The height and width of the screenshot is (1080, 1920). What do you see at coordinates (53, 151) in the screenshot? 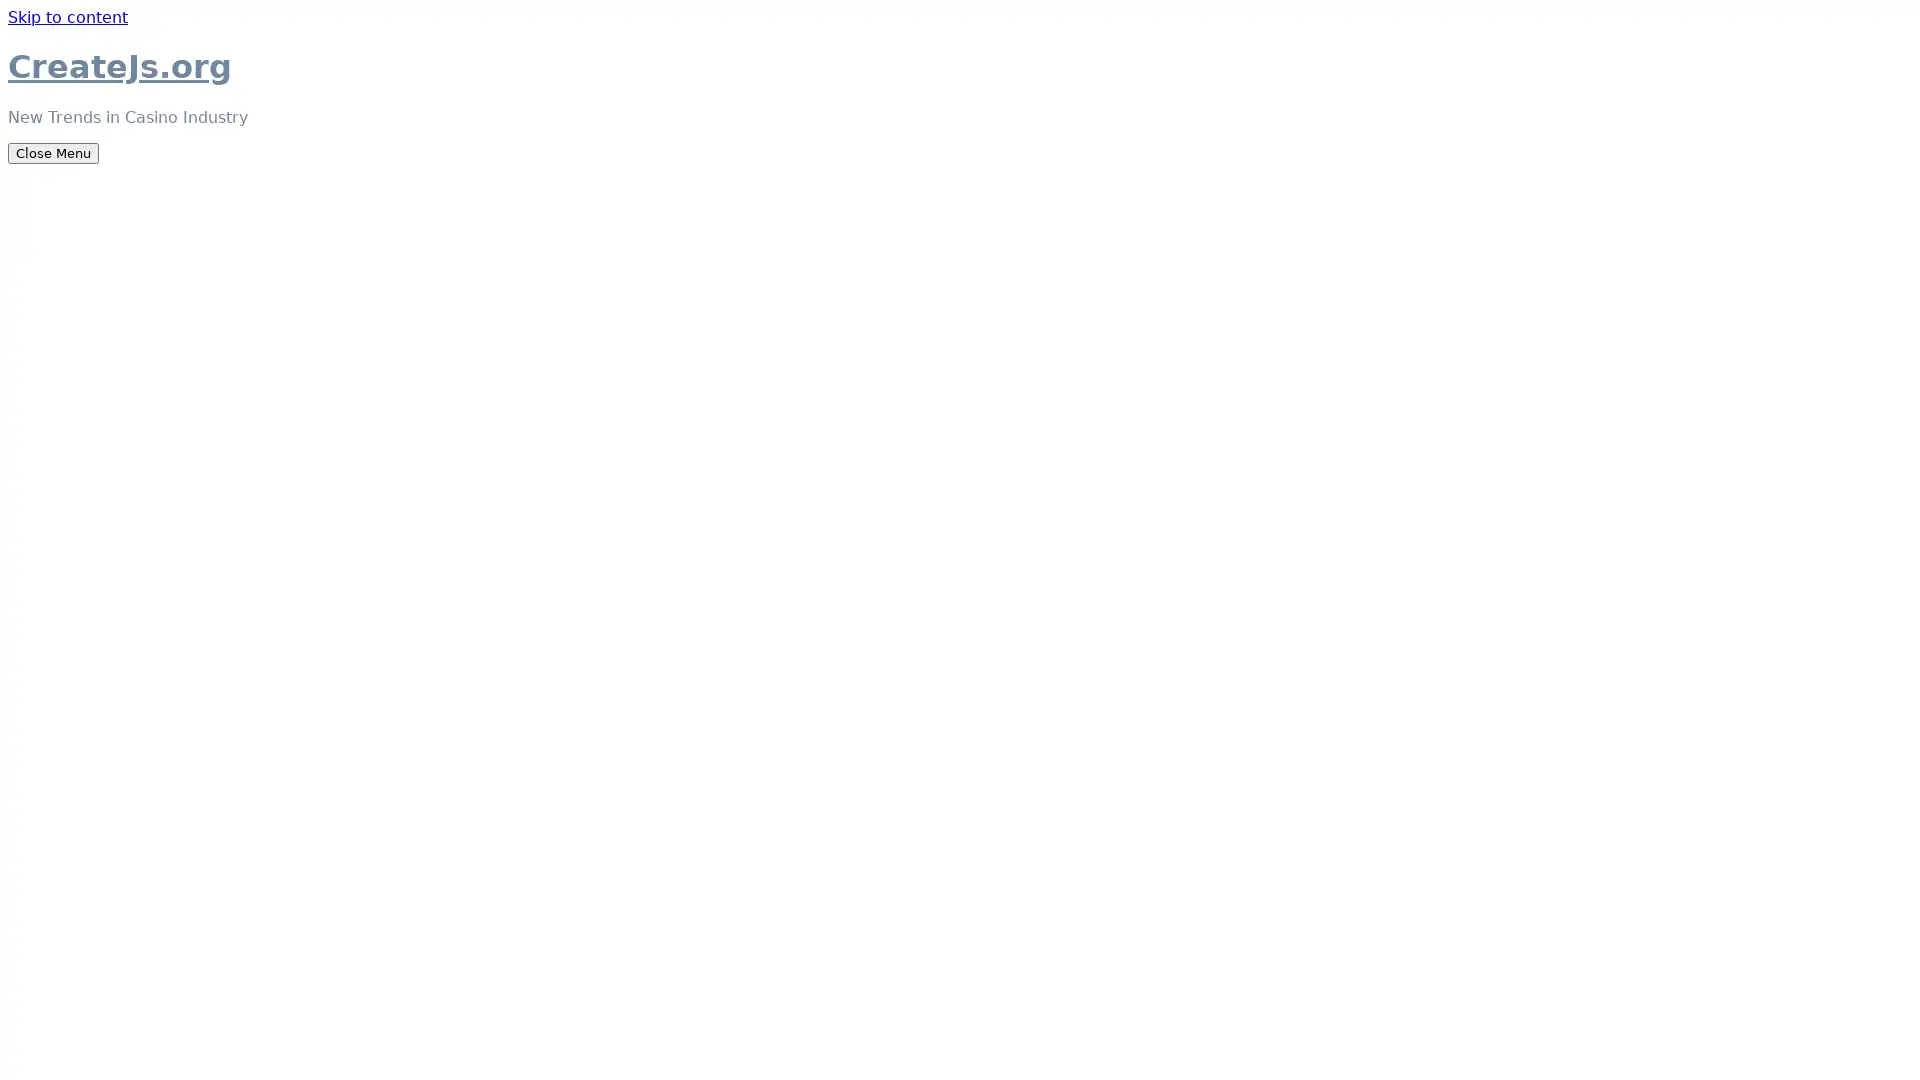
I see `Close Menu` at bounding box center [53, 151].